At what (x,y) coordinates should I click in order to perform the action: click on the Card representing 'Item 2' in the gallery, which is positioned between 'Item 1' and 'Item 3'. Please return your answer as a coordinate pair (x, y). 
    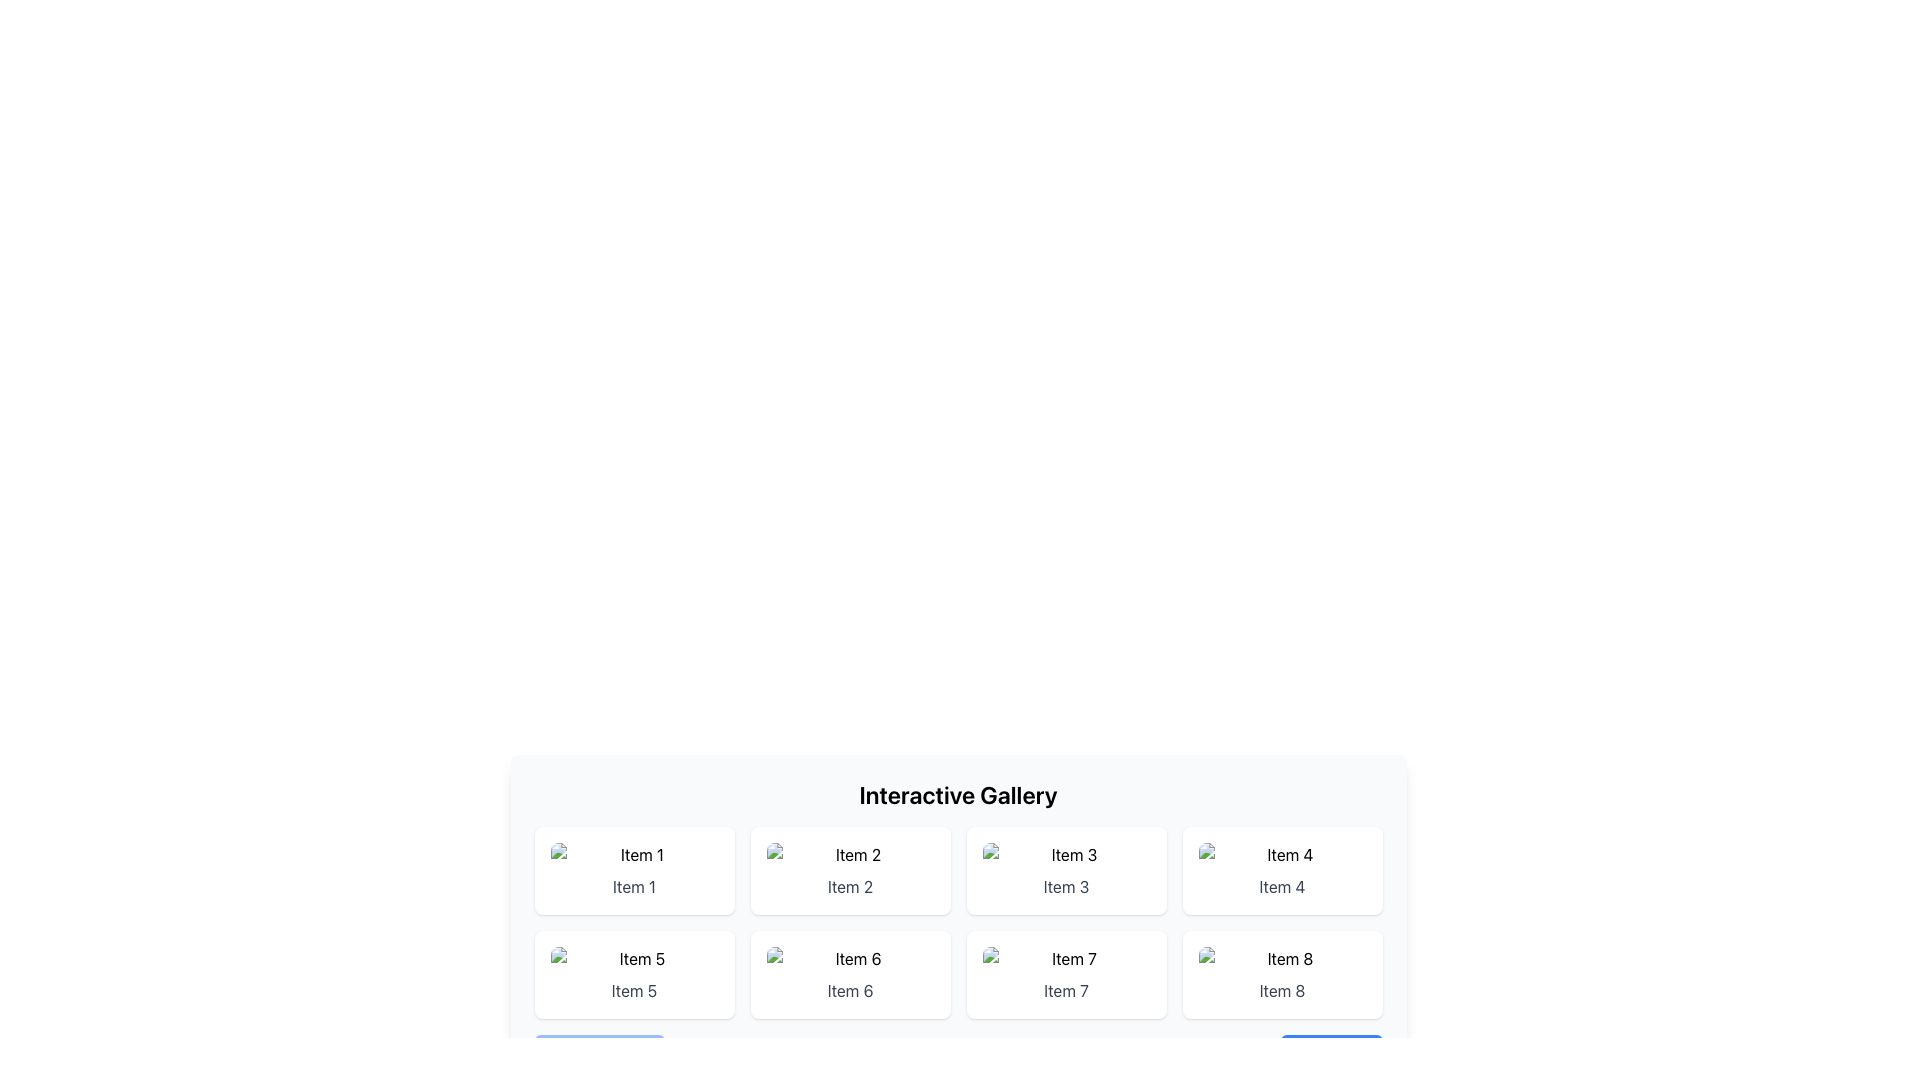
    Looking at the image, I should click on (850, 870).